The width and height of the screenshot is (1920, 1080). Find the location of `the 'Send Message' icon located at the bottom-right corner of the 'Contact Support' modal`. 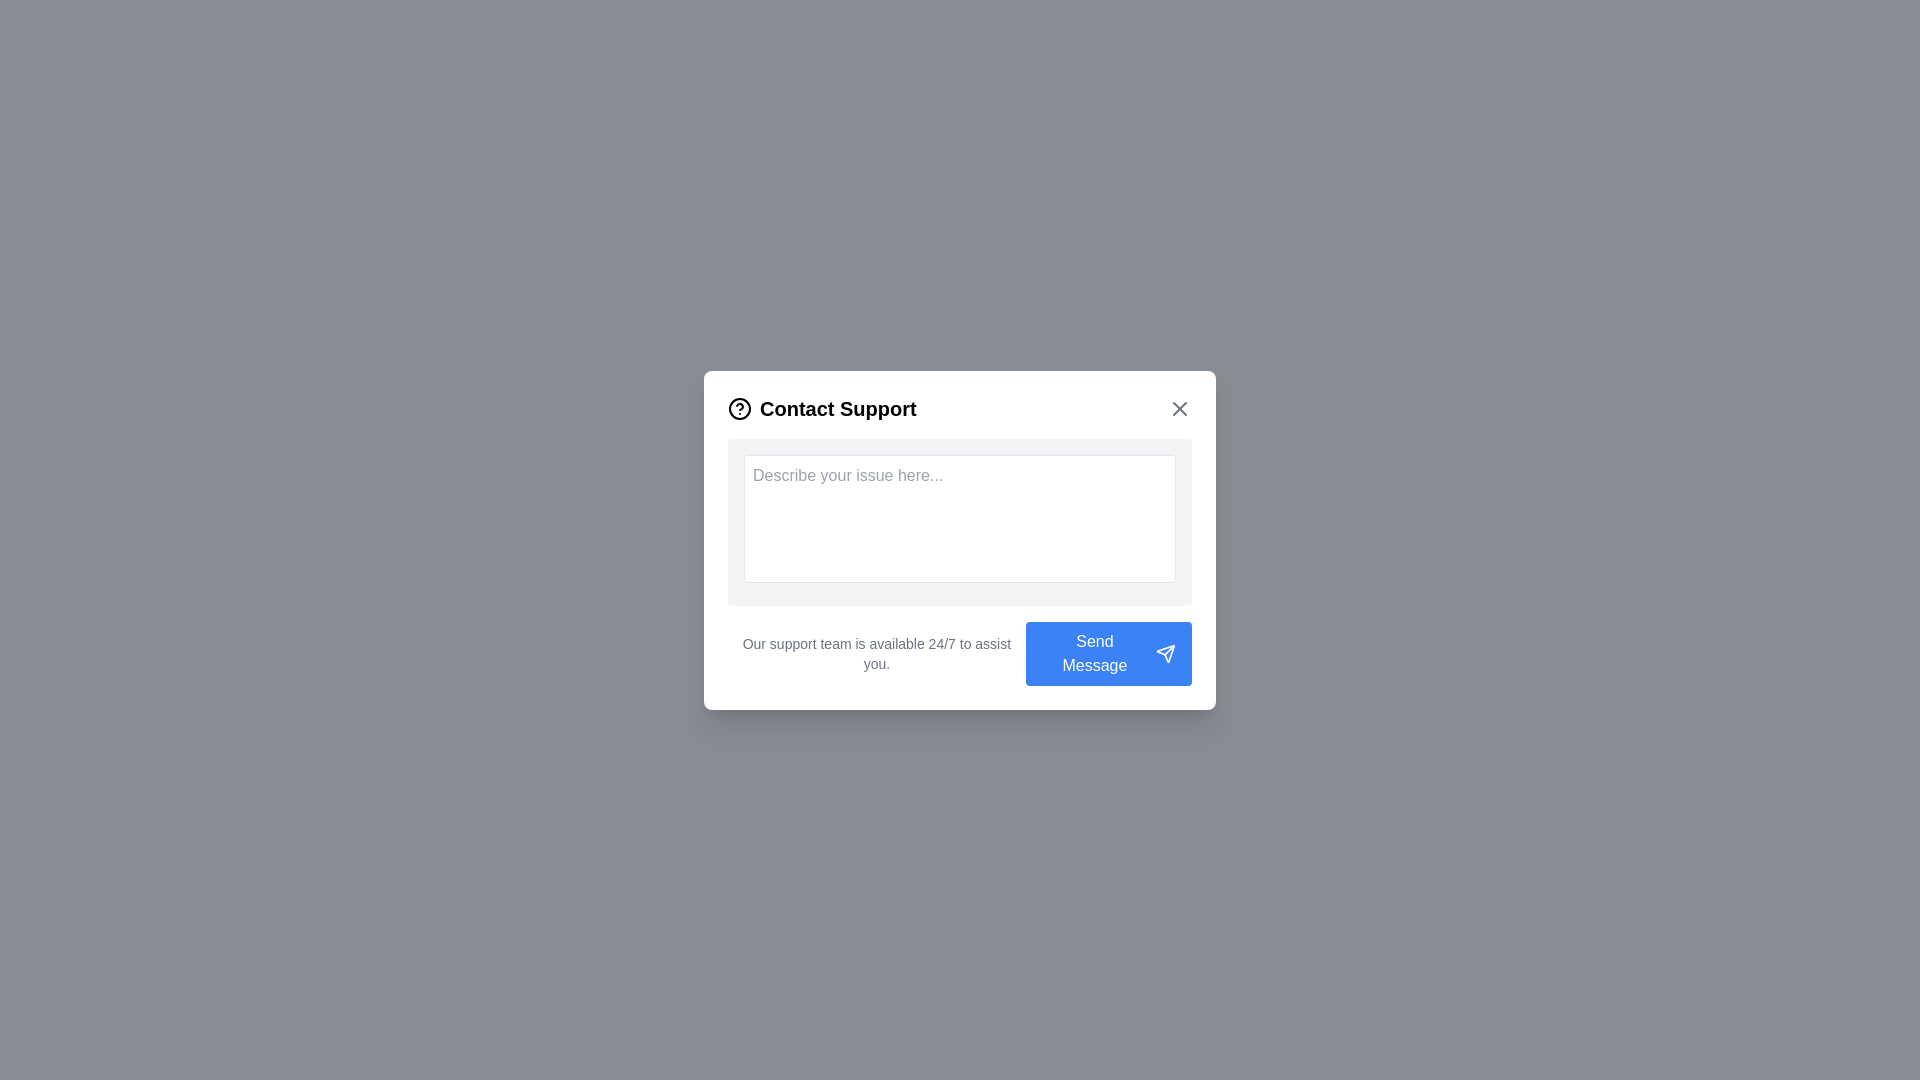

the 'Send Message' icon located at the bottom-right corner of the 'Contact Support' modal is located at coordinates (1166, 653).